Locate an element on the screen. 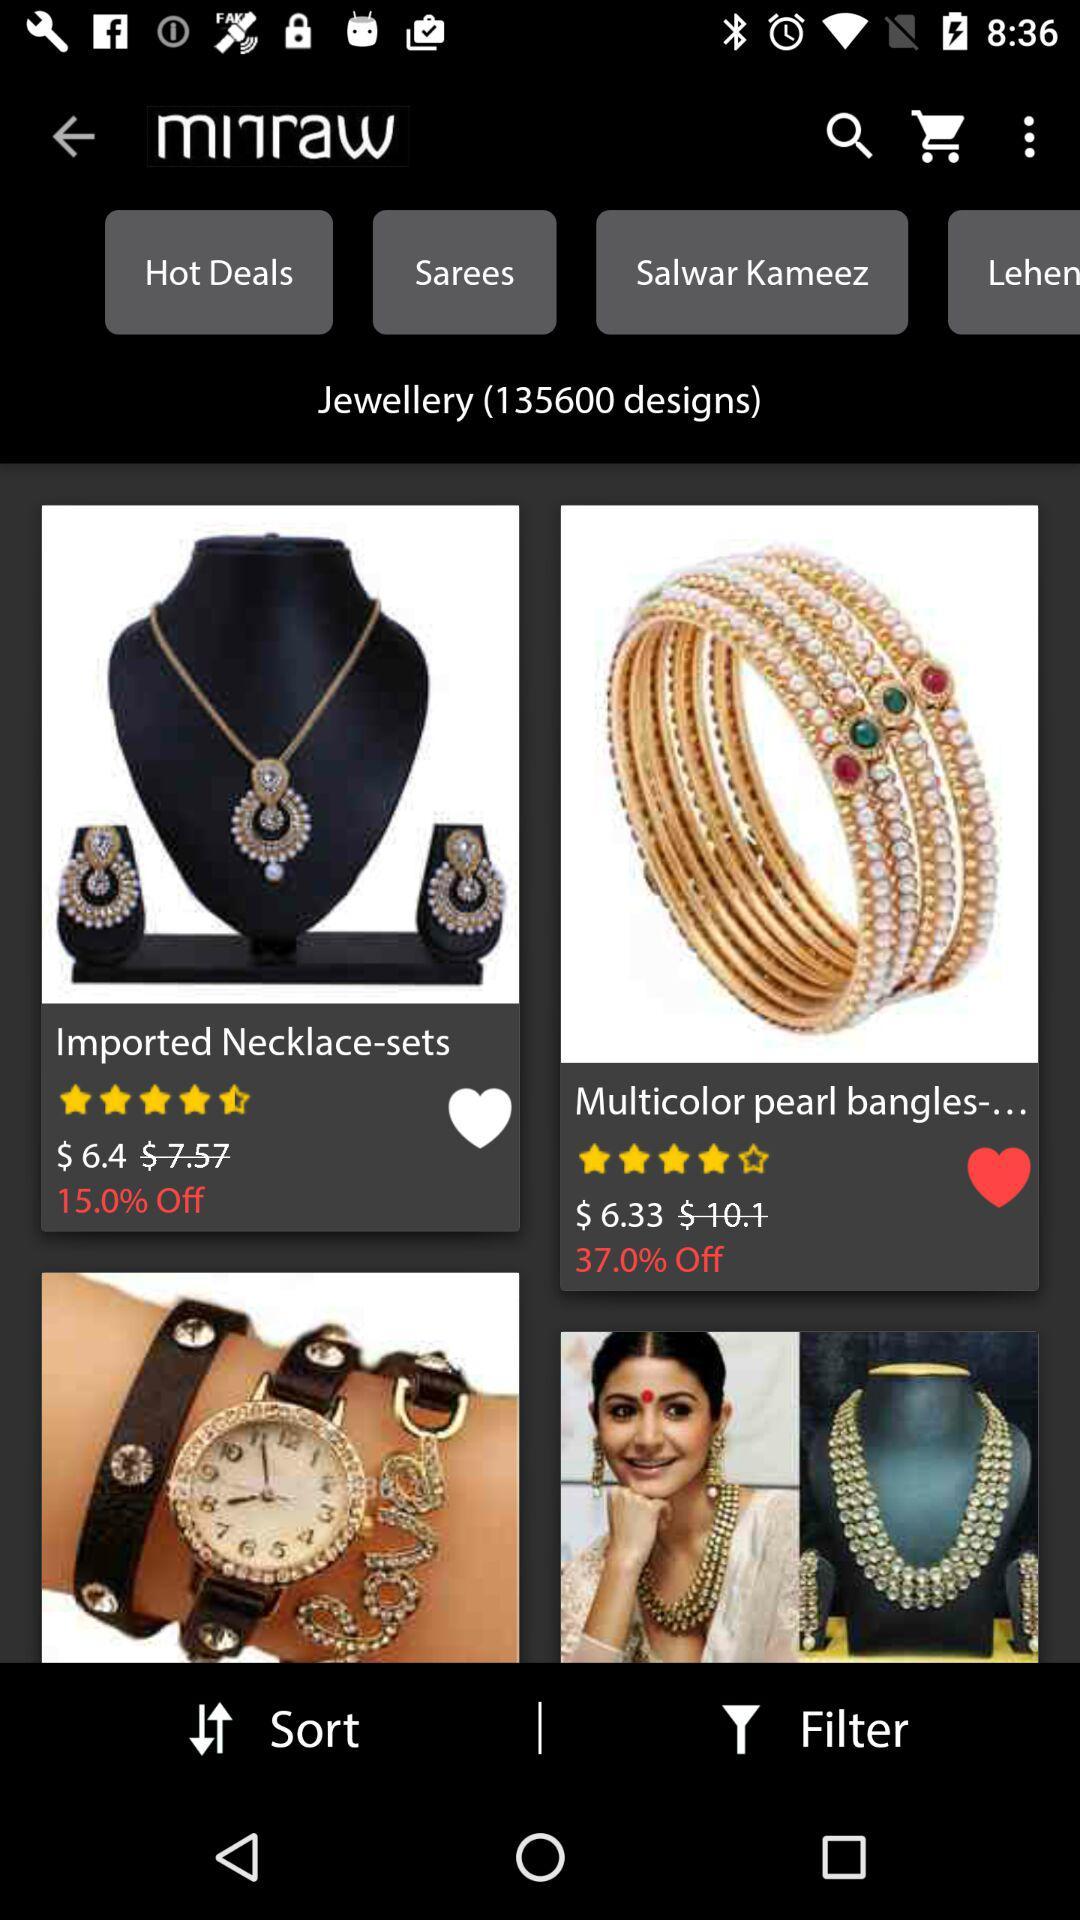 This screenshot has height=1920, width=1080. the three vertical dots in the top right corner of the webpage is located at coordinates (1033, 136).